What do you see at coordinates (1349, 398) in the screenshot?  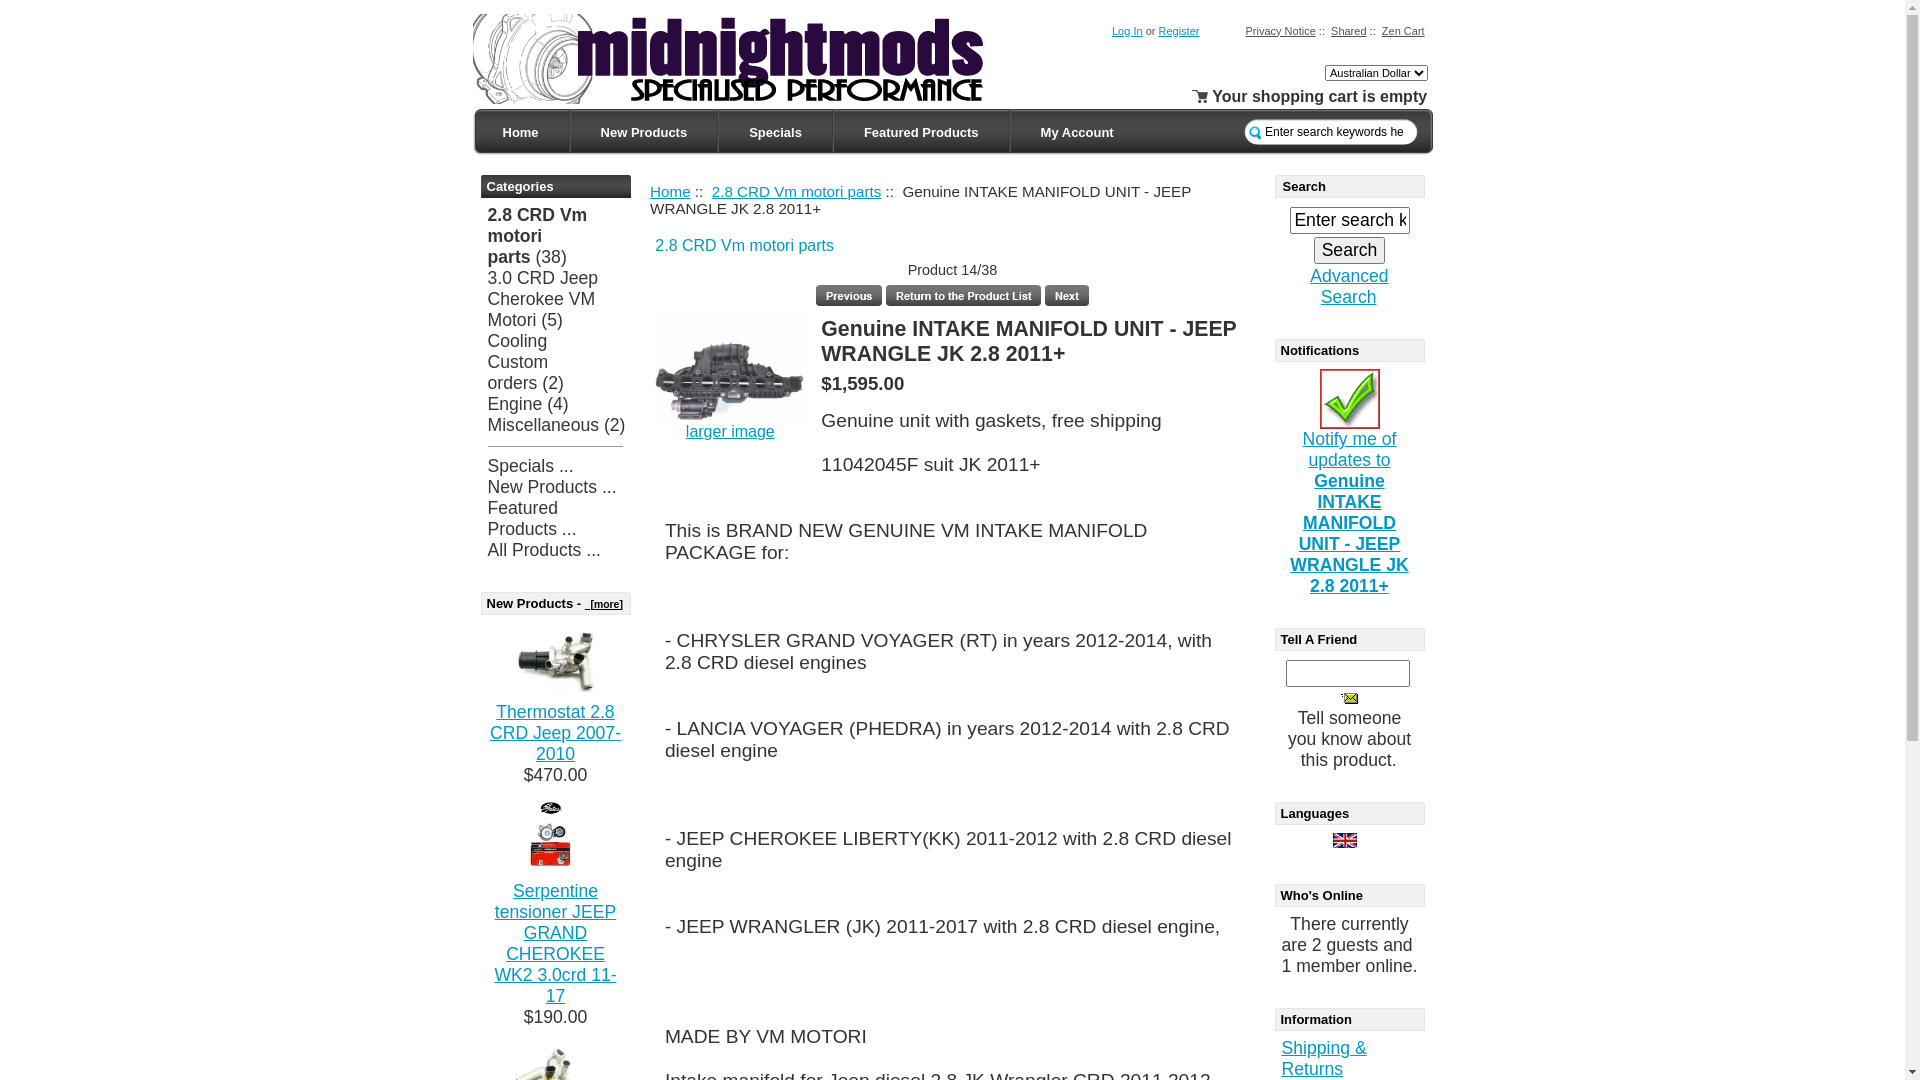 I see `' Notify me of updates to this product. '` at bounding box center [1349, 398].